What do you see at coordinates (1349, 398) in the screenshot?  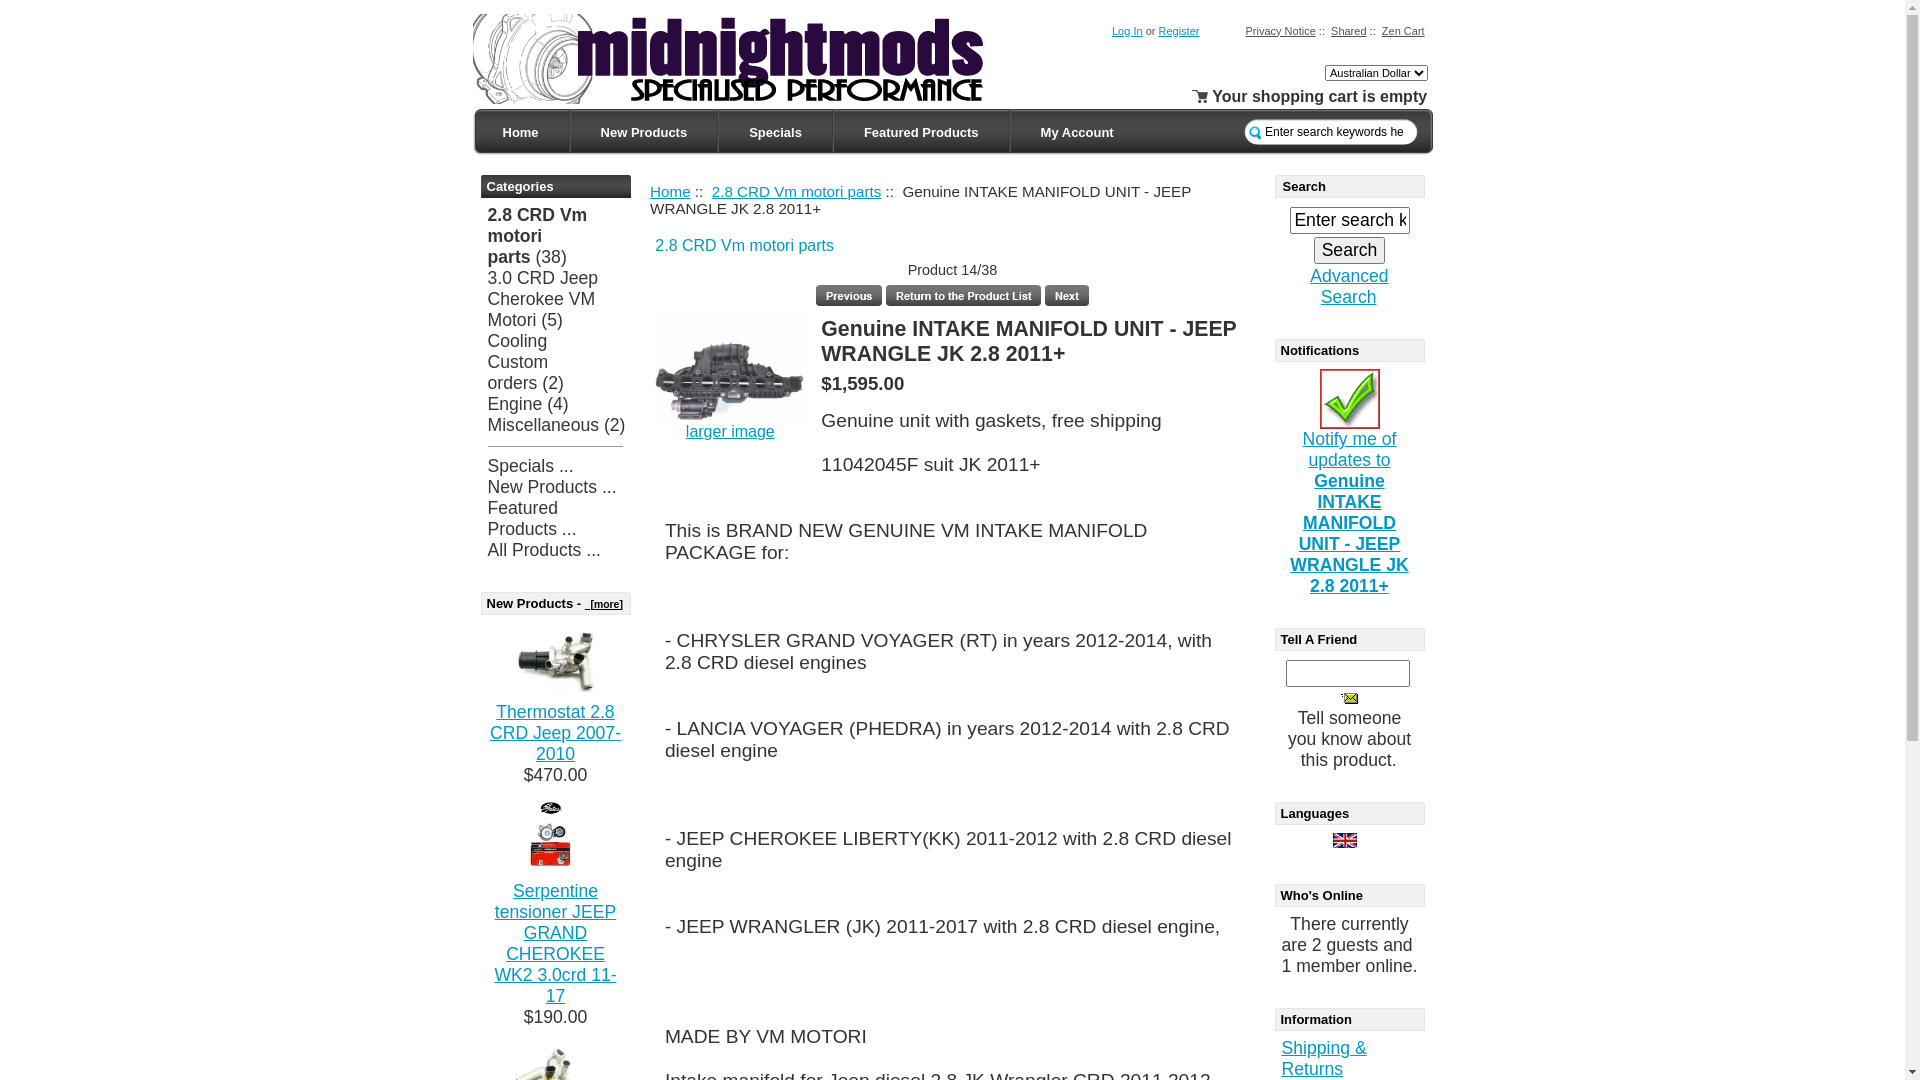 I see `' Notify me of updates to this product. '` at bounding box center [1349, 398].